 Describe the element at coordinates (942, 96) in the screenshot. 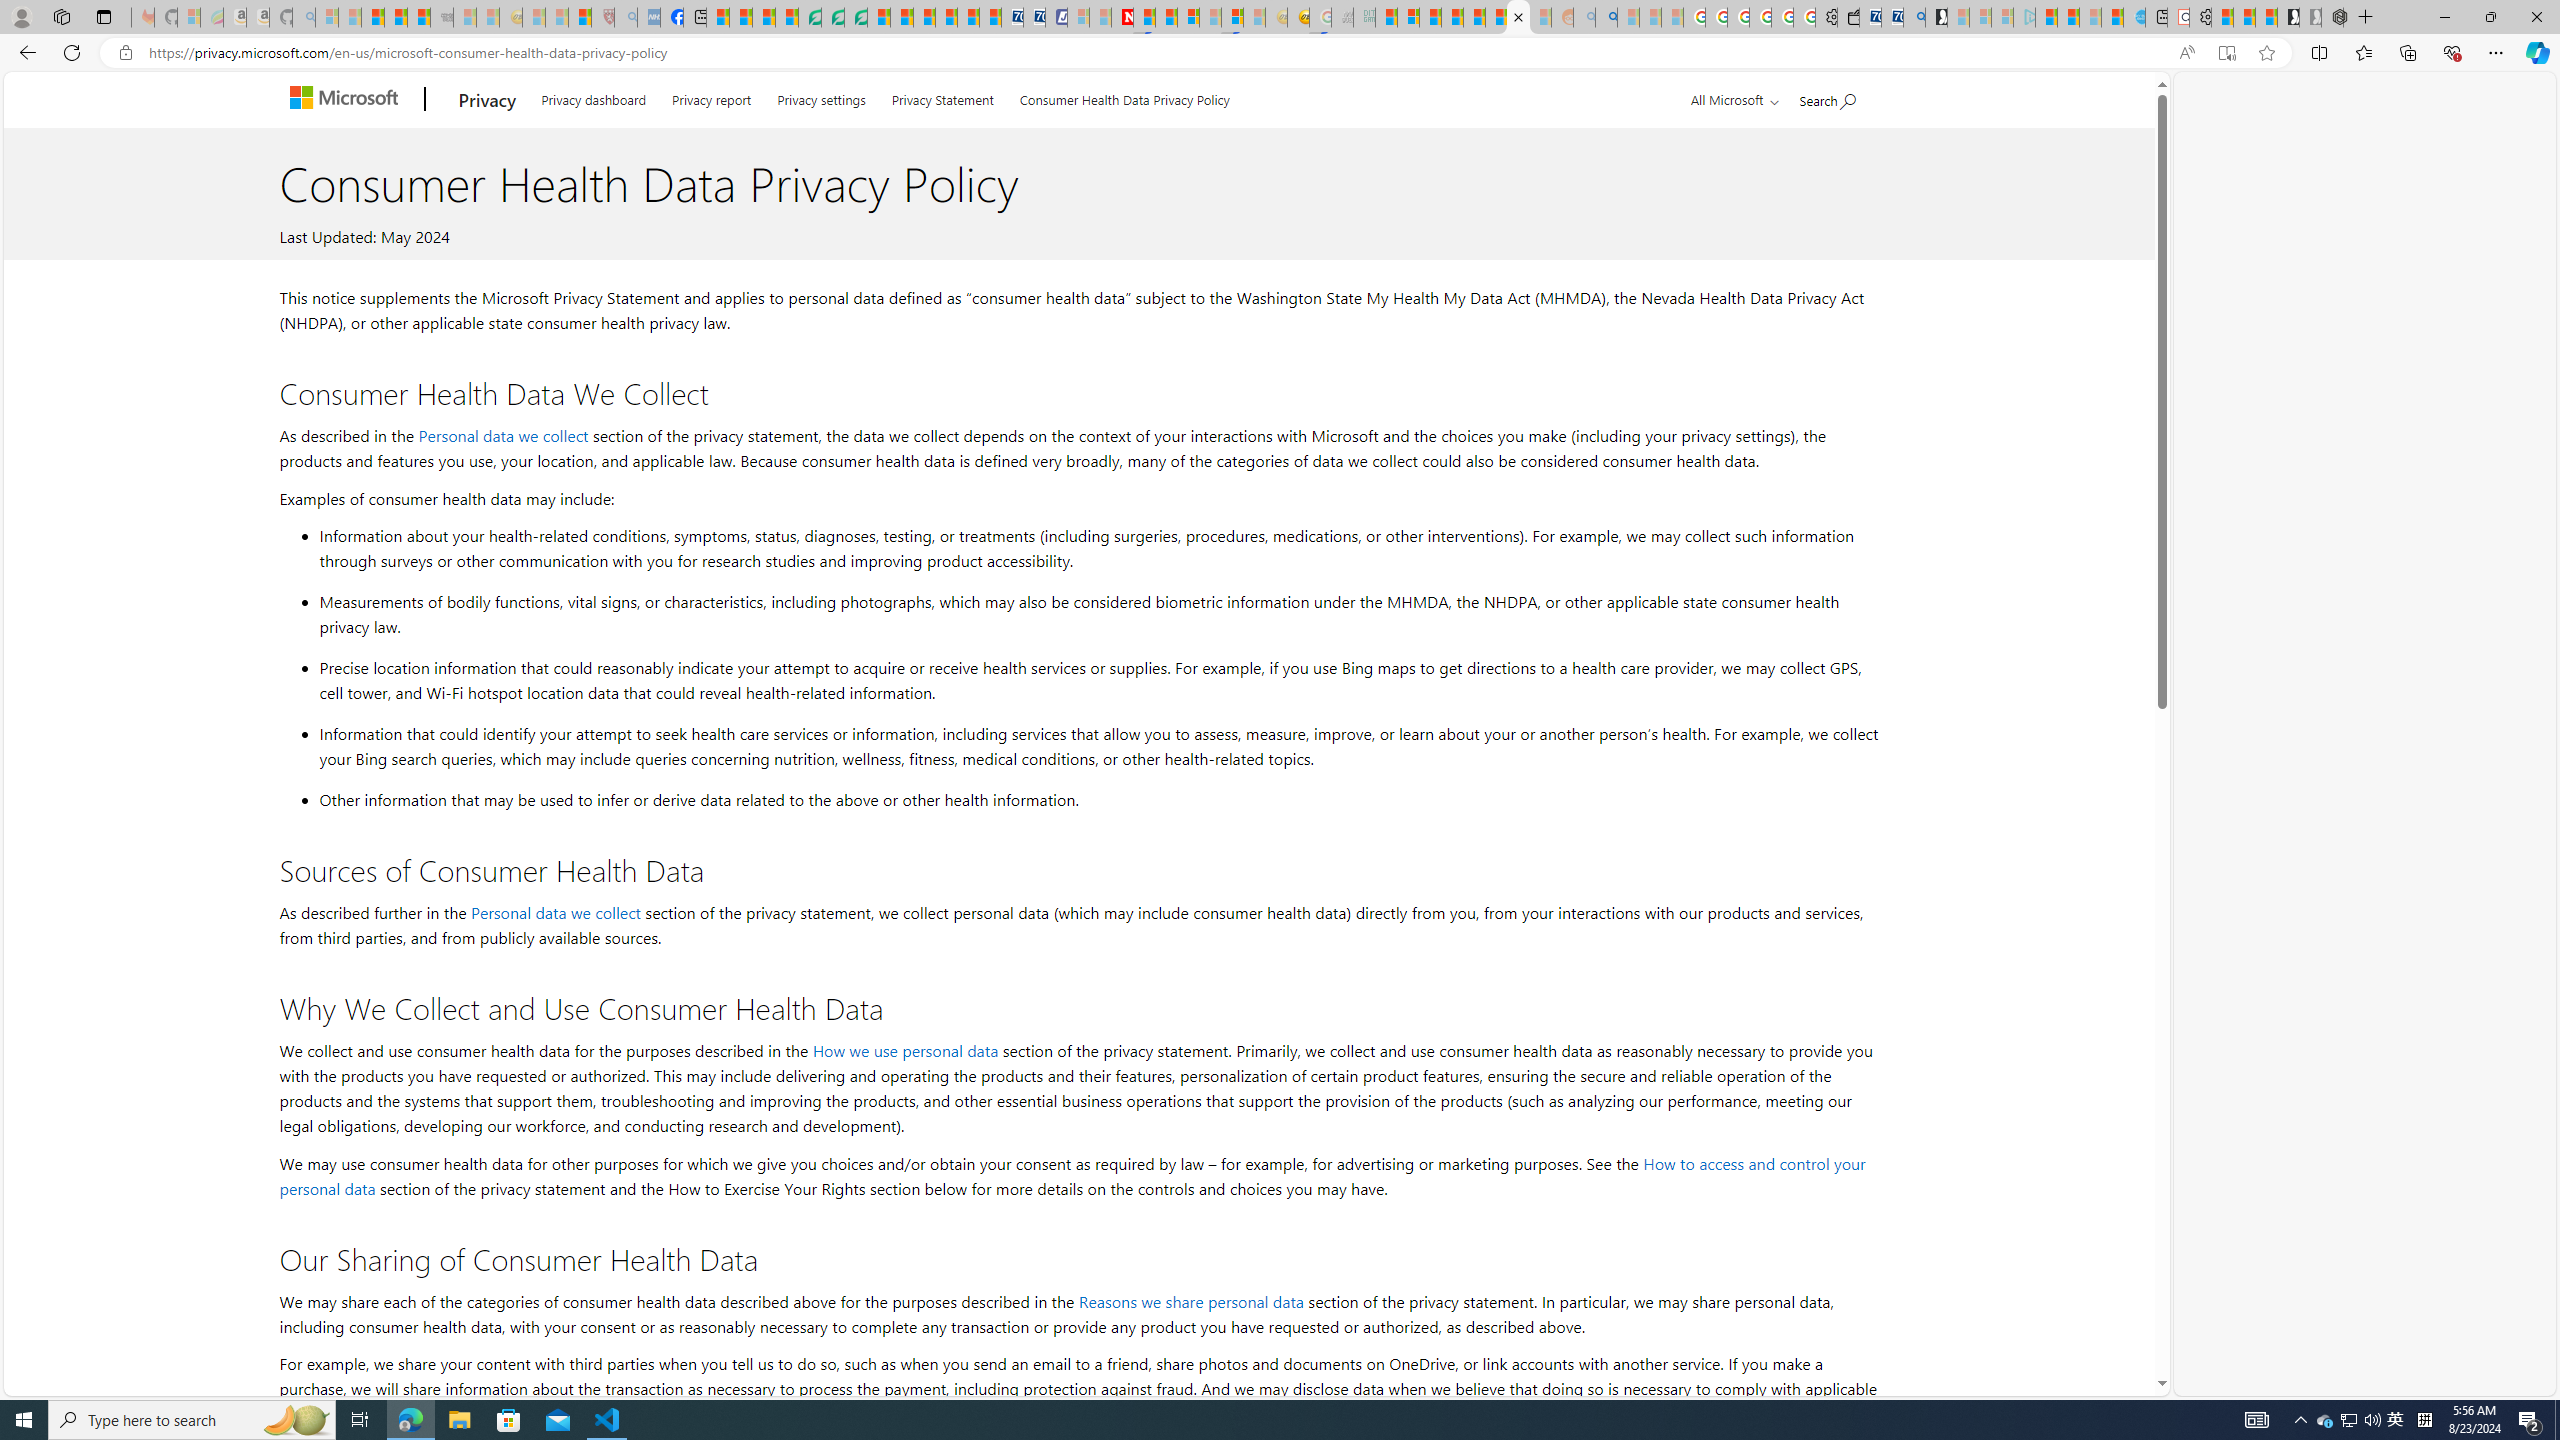

I see `'Privacy Statement'` at that location.